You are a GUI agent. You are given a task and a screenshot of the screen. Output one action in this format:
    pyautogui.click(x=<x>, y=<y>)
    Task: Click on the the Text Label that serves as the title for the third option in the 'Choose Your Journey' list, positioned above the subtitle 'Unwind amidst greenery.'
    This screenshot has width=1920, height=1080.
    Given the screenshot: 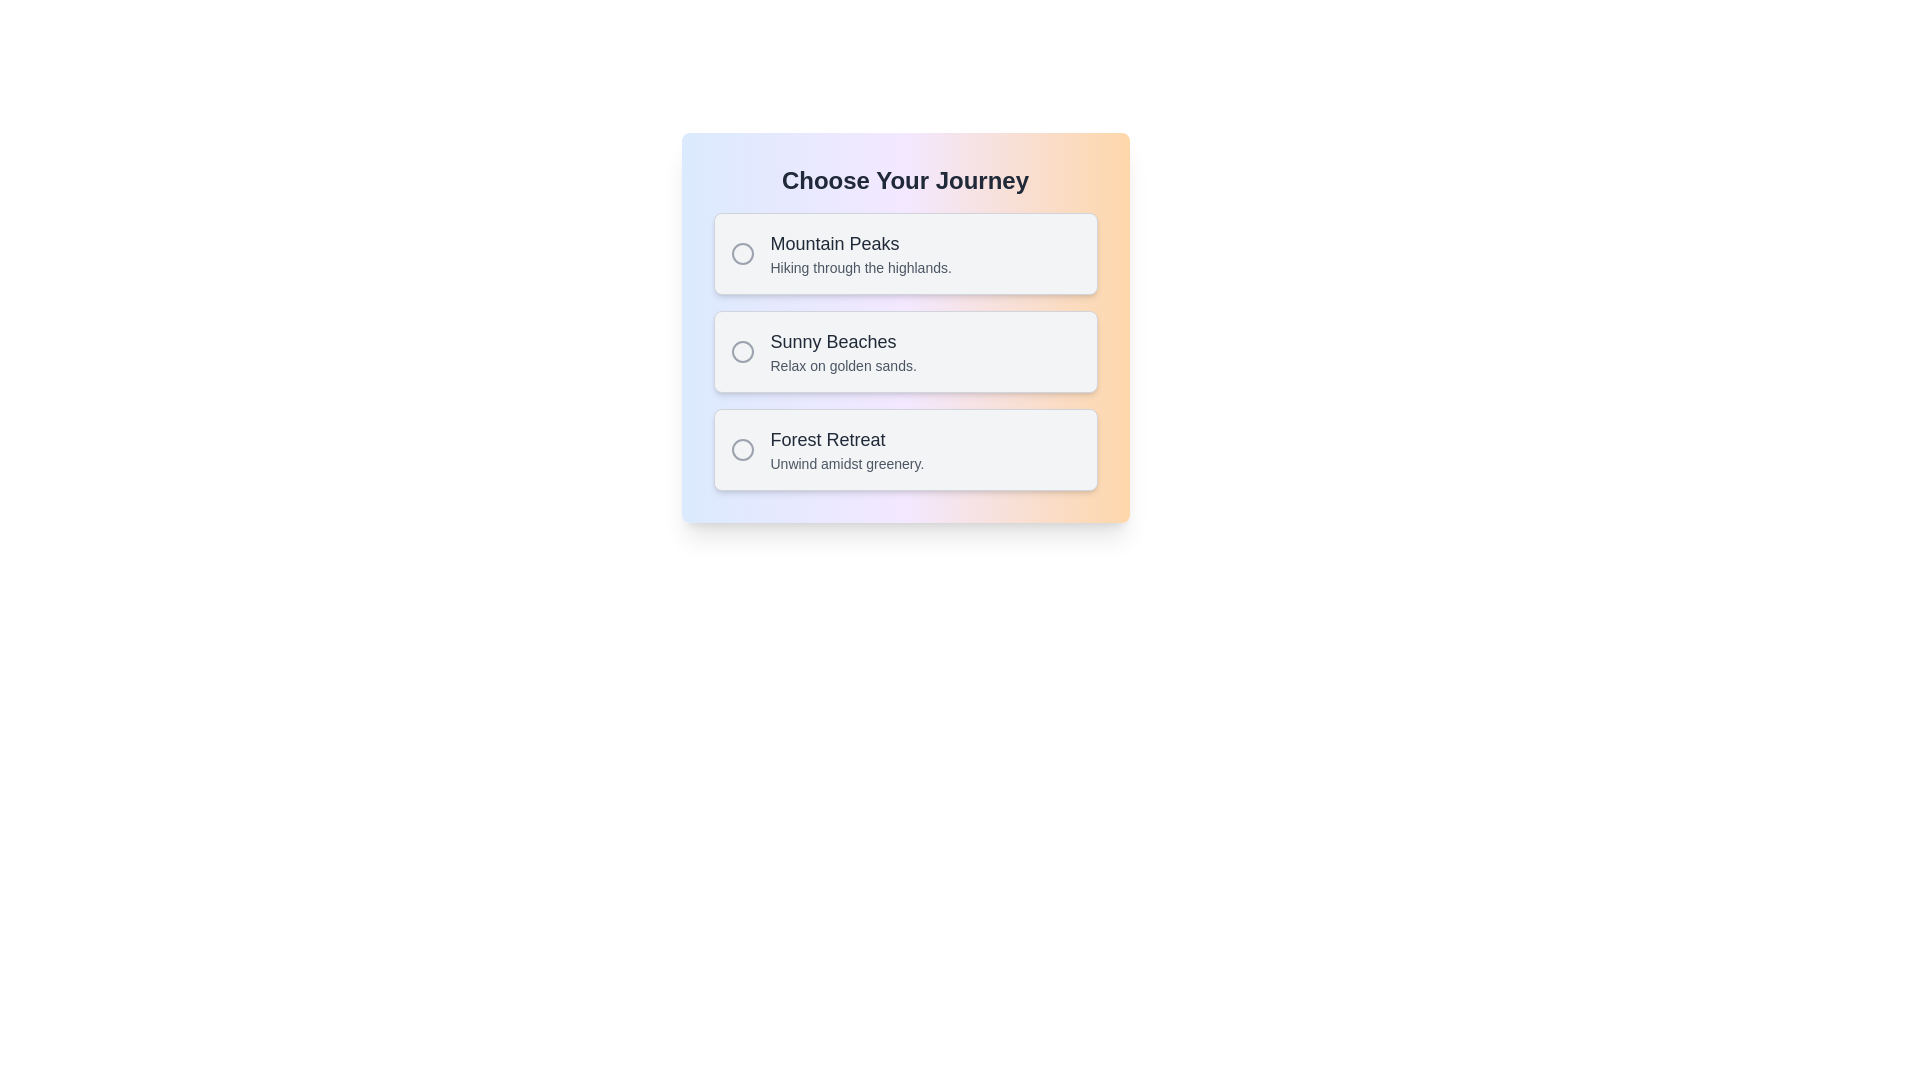 What is the action you would take?
    pyautogui.click(x=847, y=438)
    